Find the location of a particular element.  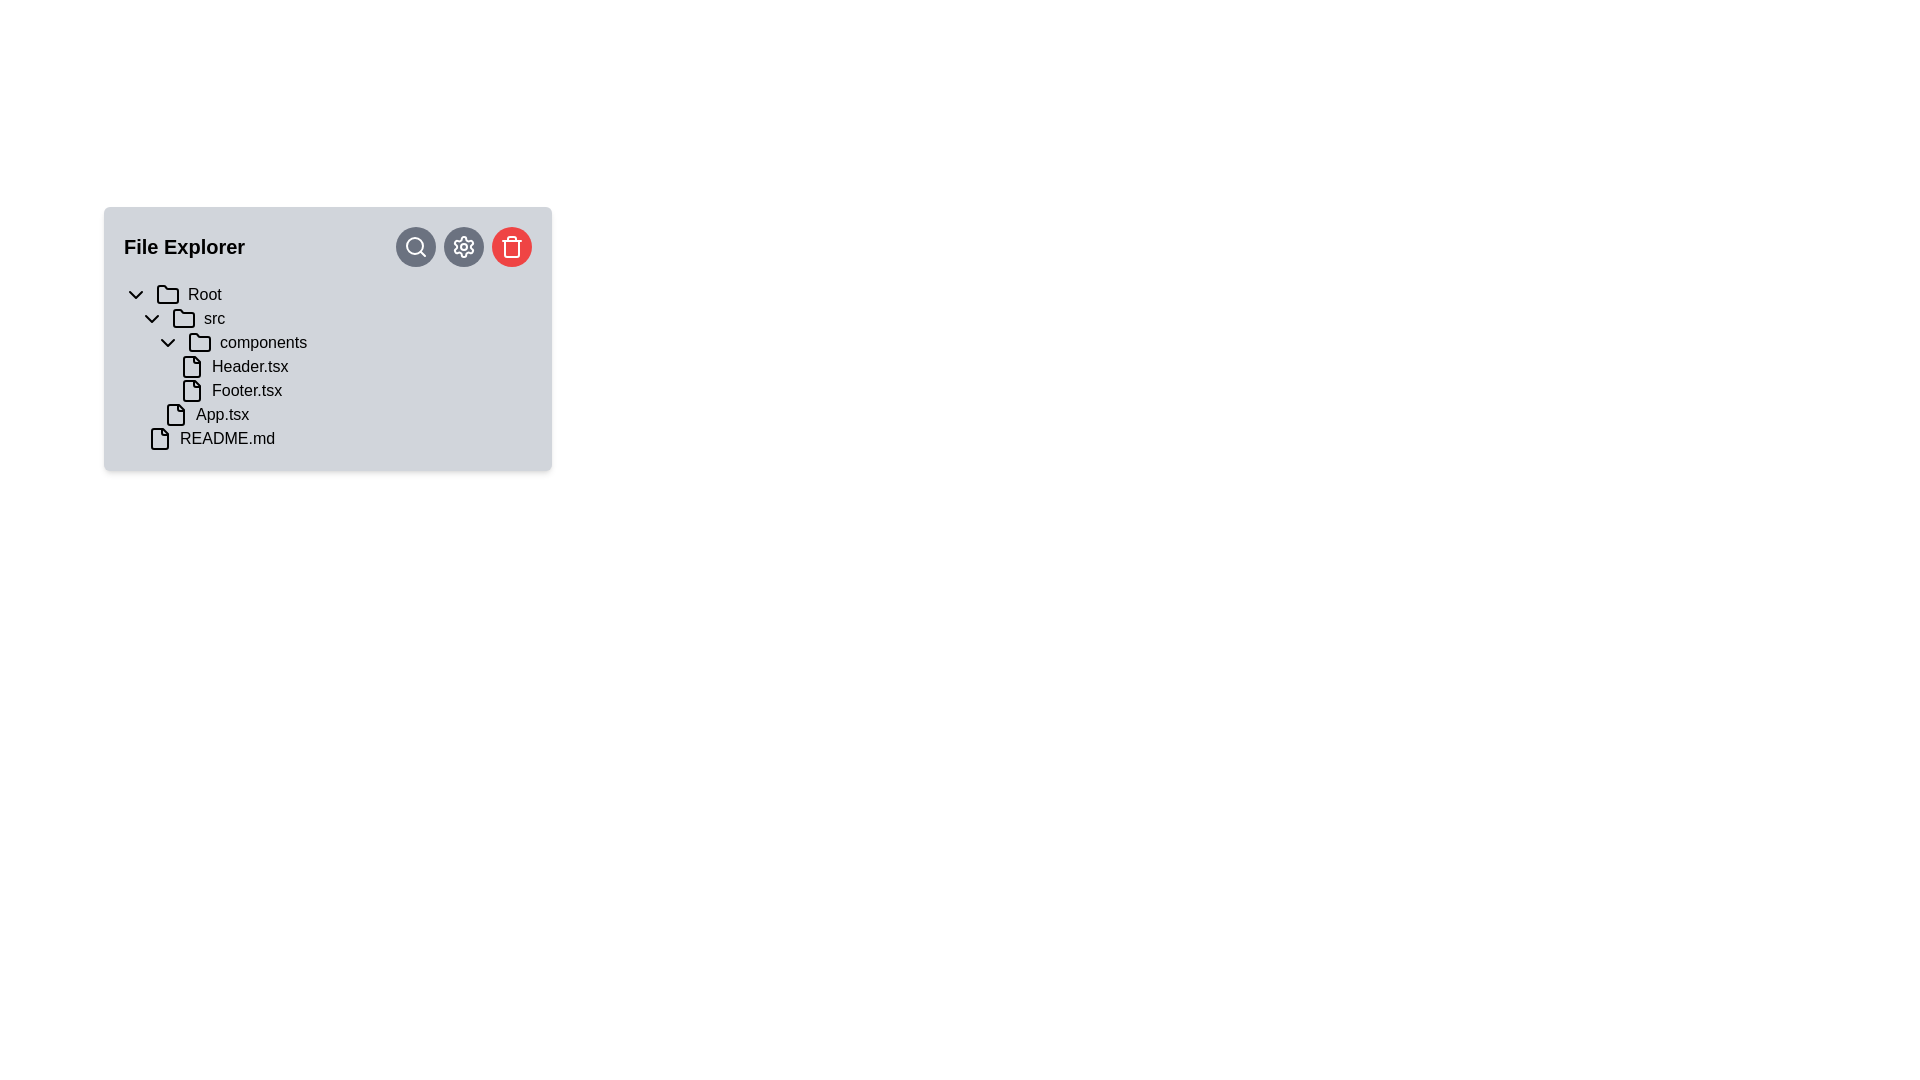

the file document icon representing 'Header.tsx' located within the 'components' folder in the file explorer interface is located at coordinates (192, 366).